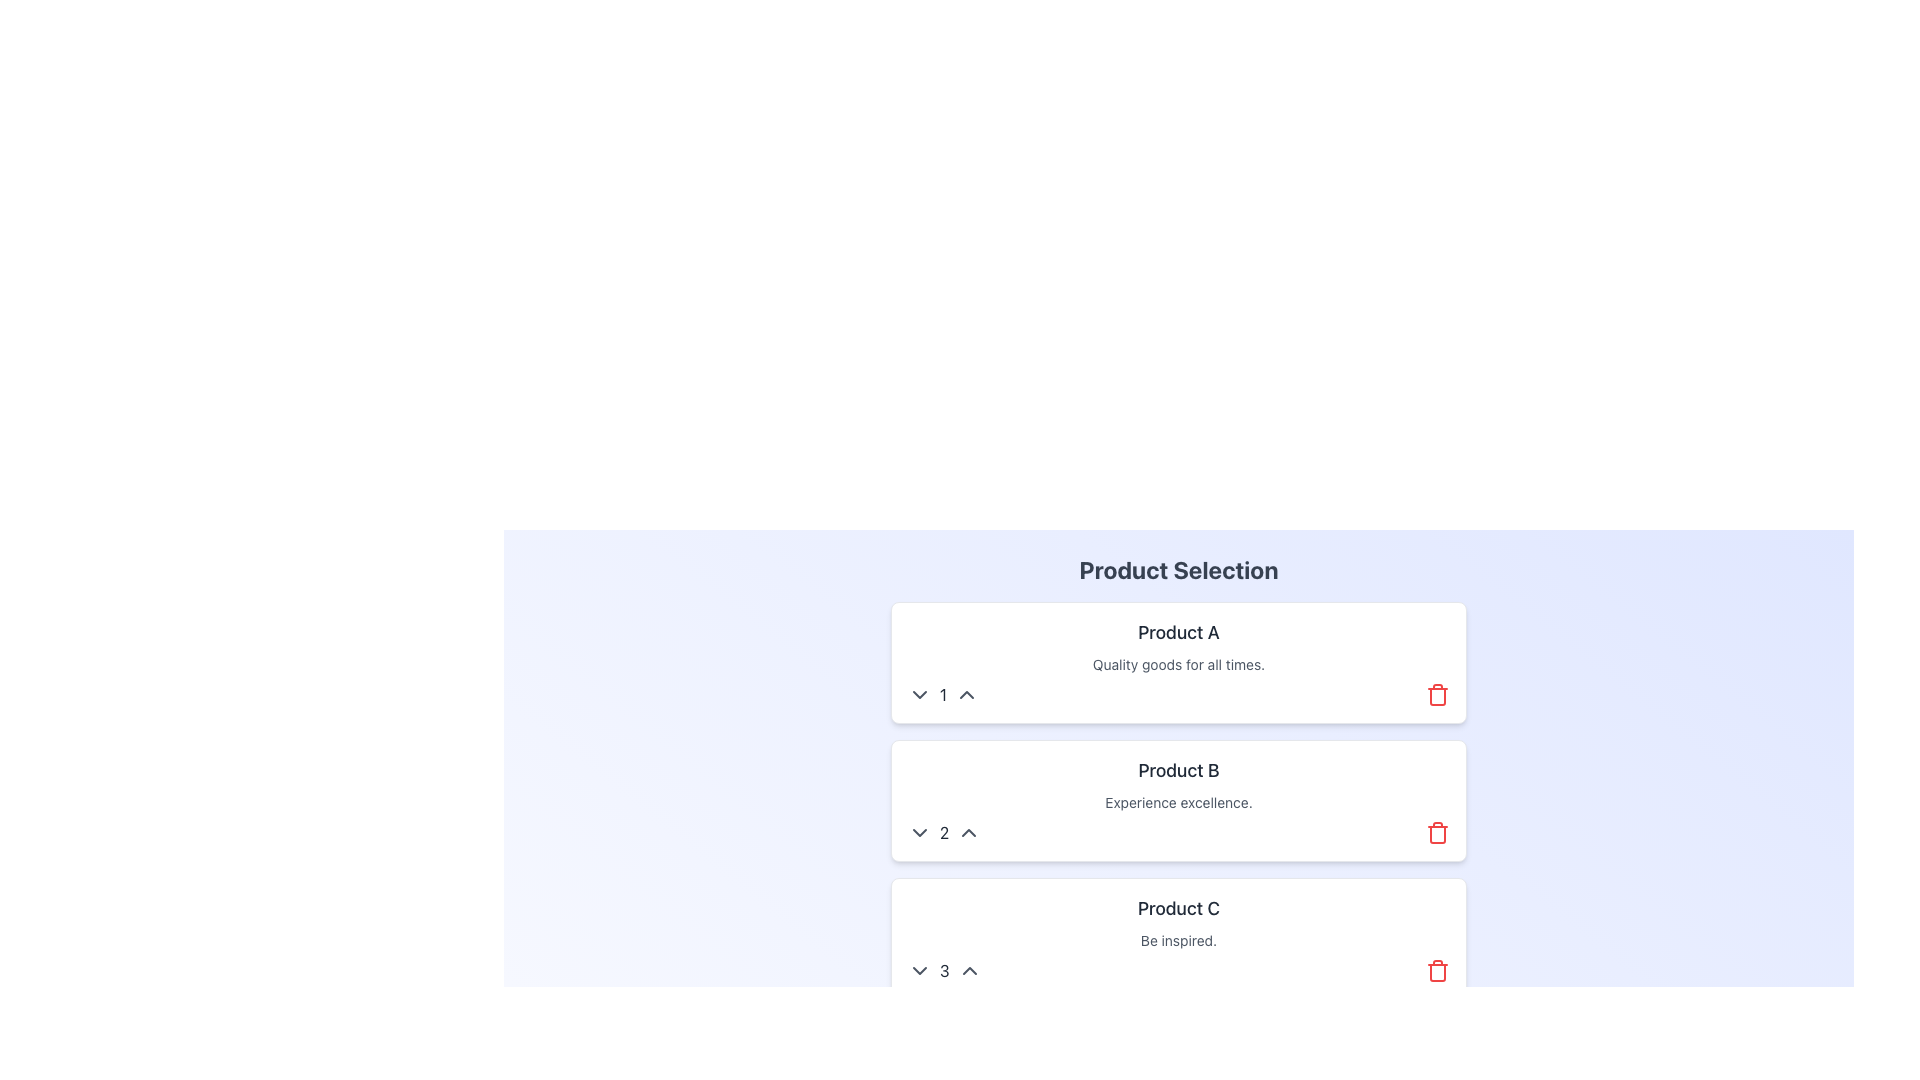  Describe the element at coordinates (943, 833) in the screenshot. I see `the text content displaying the current quantity value of 'Product B', which shows the number '2' positioned between the decrement and increment arrows, to potentially edit or select it` at that location.